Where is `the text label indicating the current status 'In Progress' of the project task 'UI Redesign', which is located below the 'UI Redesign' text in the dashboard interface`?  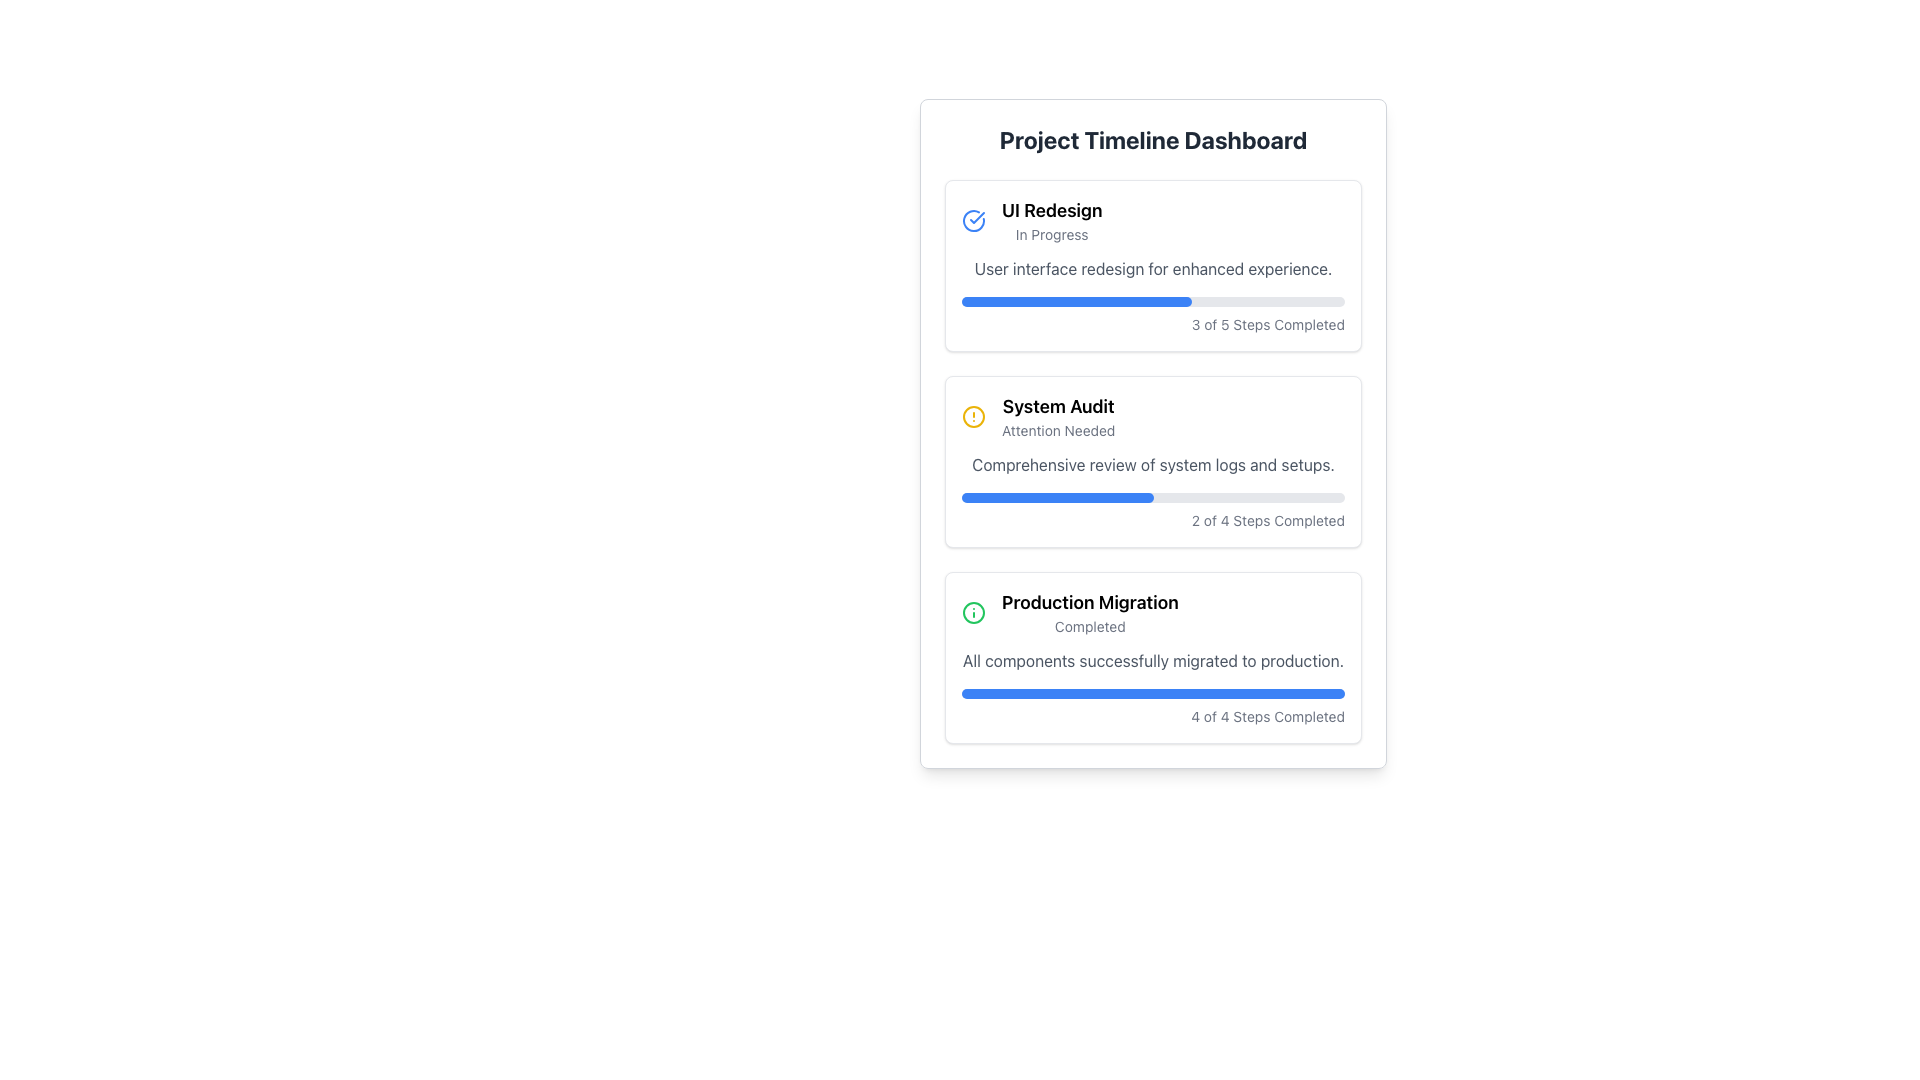 the text label indicating the current status 'In Progress' of the project task 'UI Redesign', which is located below the 'UI Redesign' text in the dashboard interface is located at coordinates (1051, 234).